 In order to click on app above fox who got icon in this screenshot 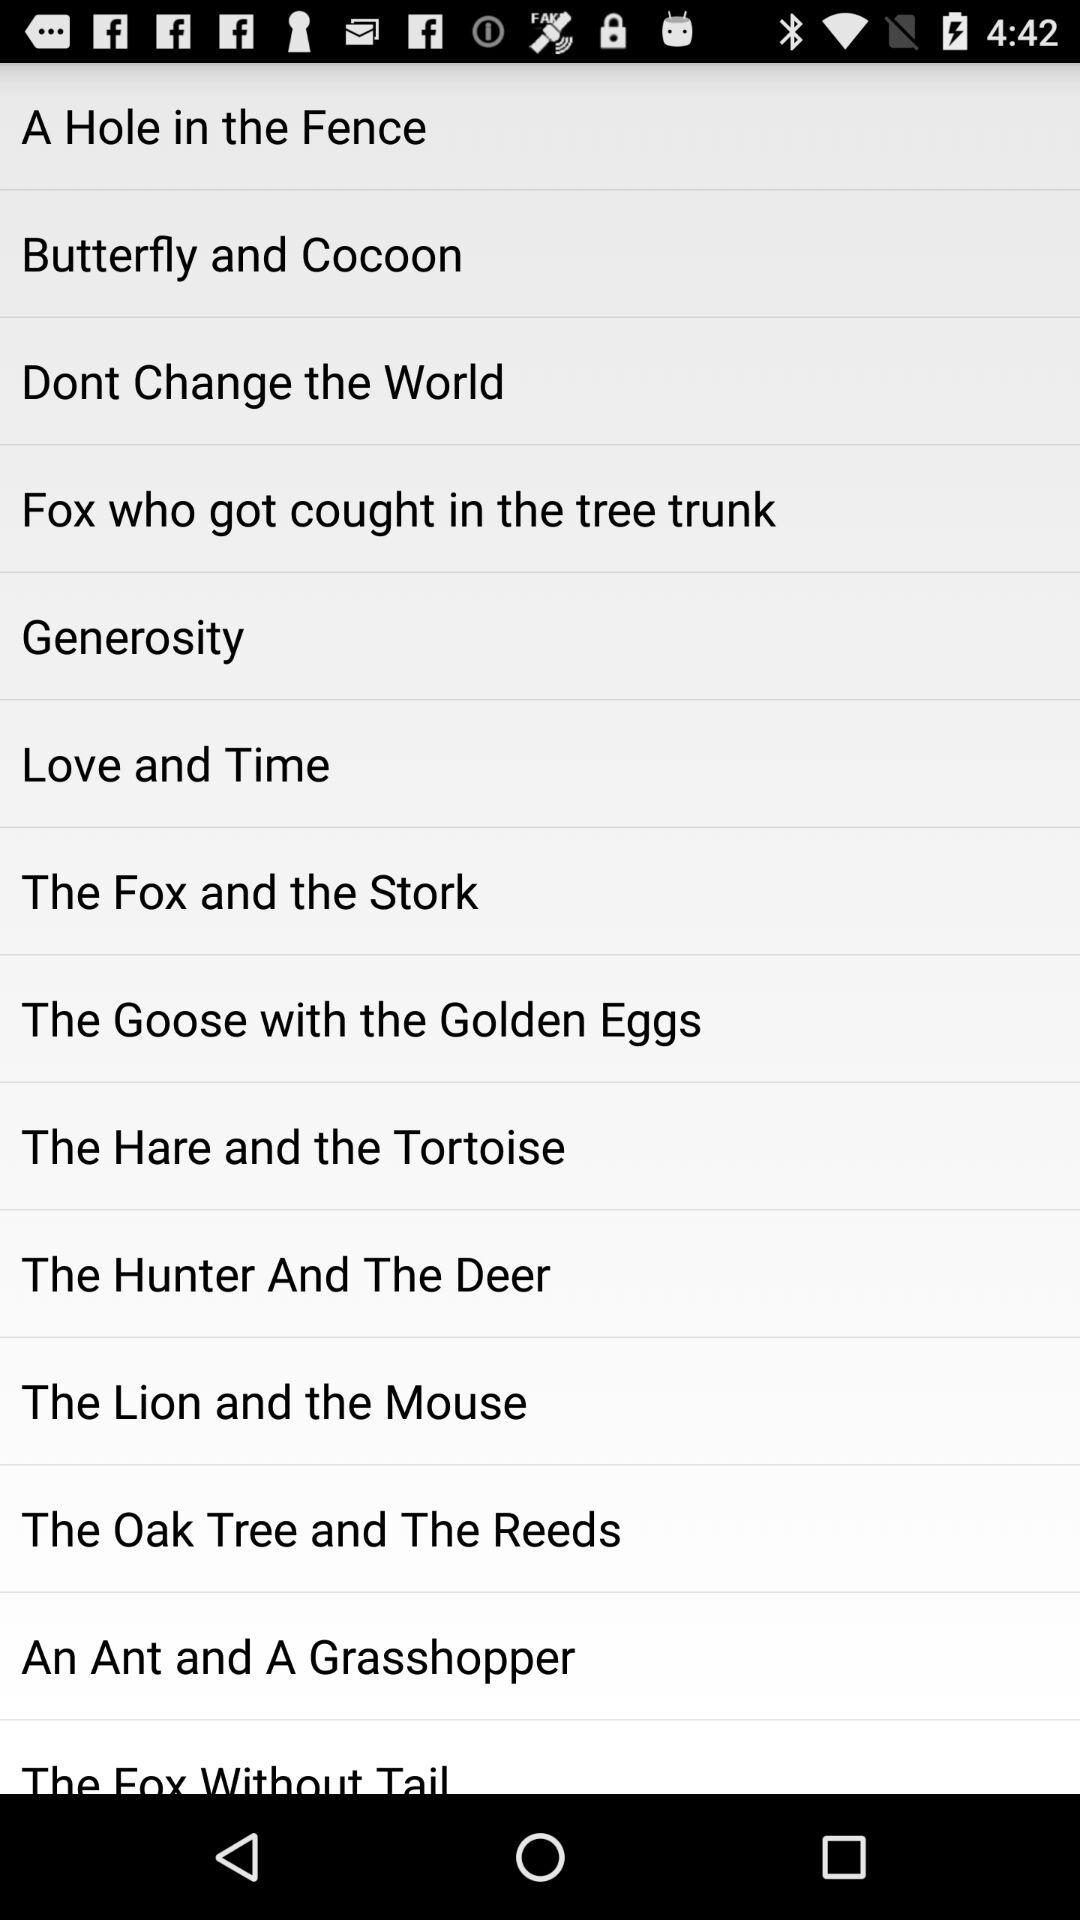, I will do `click(540, 380)`.